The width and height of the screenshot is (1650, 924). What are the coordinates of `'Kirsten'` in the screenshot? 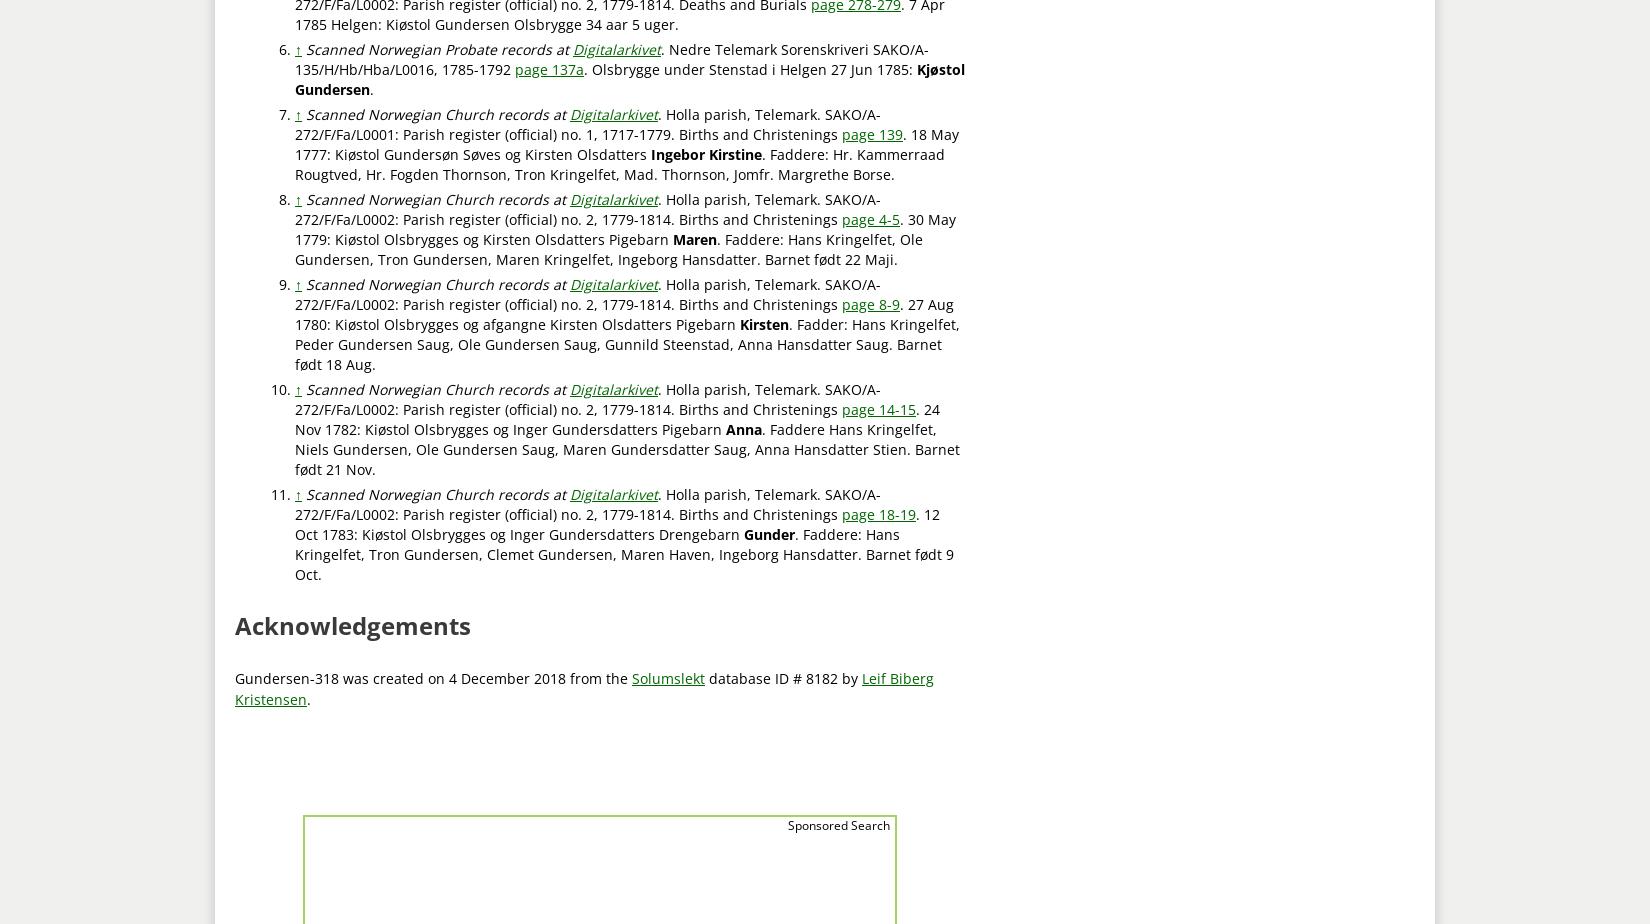 It's located at (763, 323).